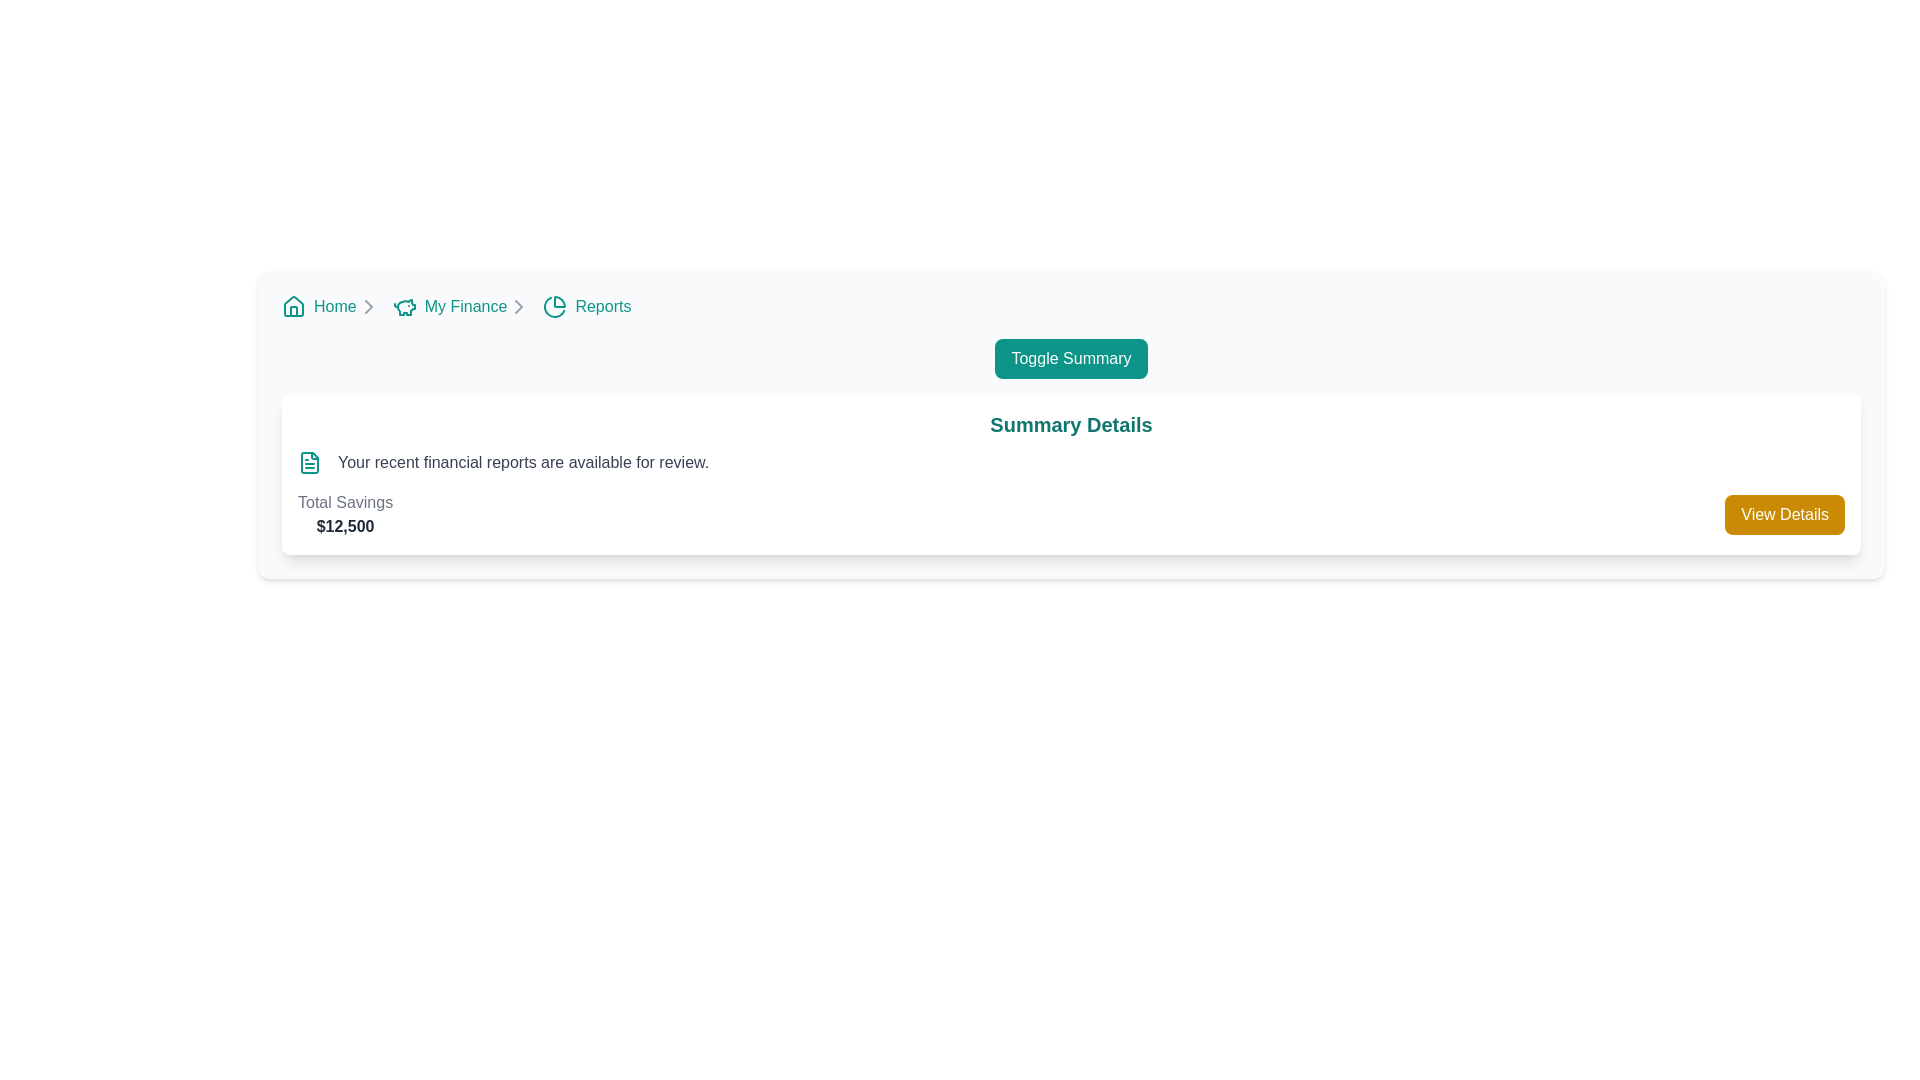 The height and width of the screenshot is (1080, 1920). I want to click on text label displaying 'Reports' in teal color, located at the end of the breadcrumb navigation bar above the summary card, so click(602, 307).